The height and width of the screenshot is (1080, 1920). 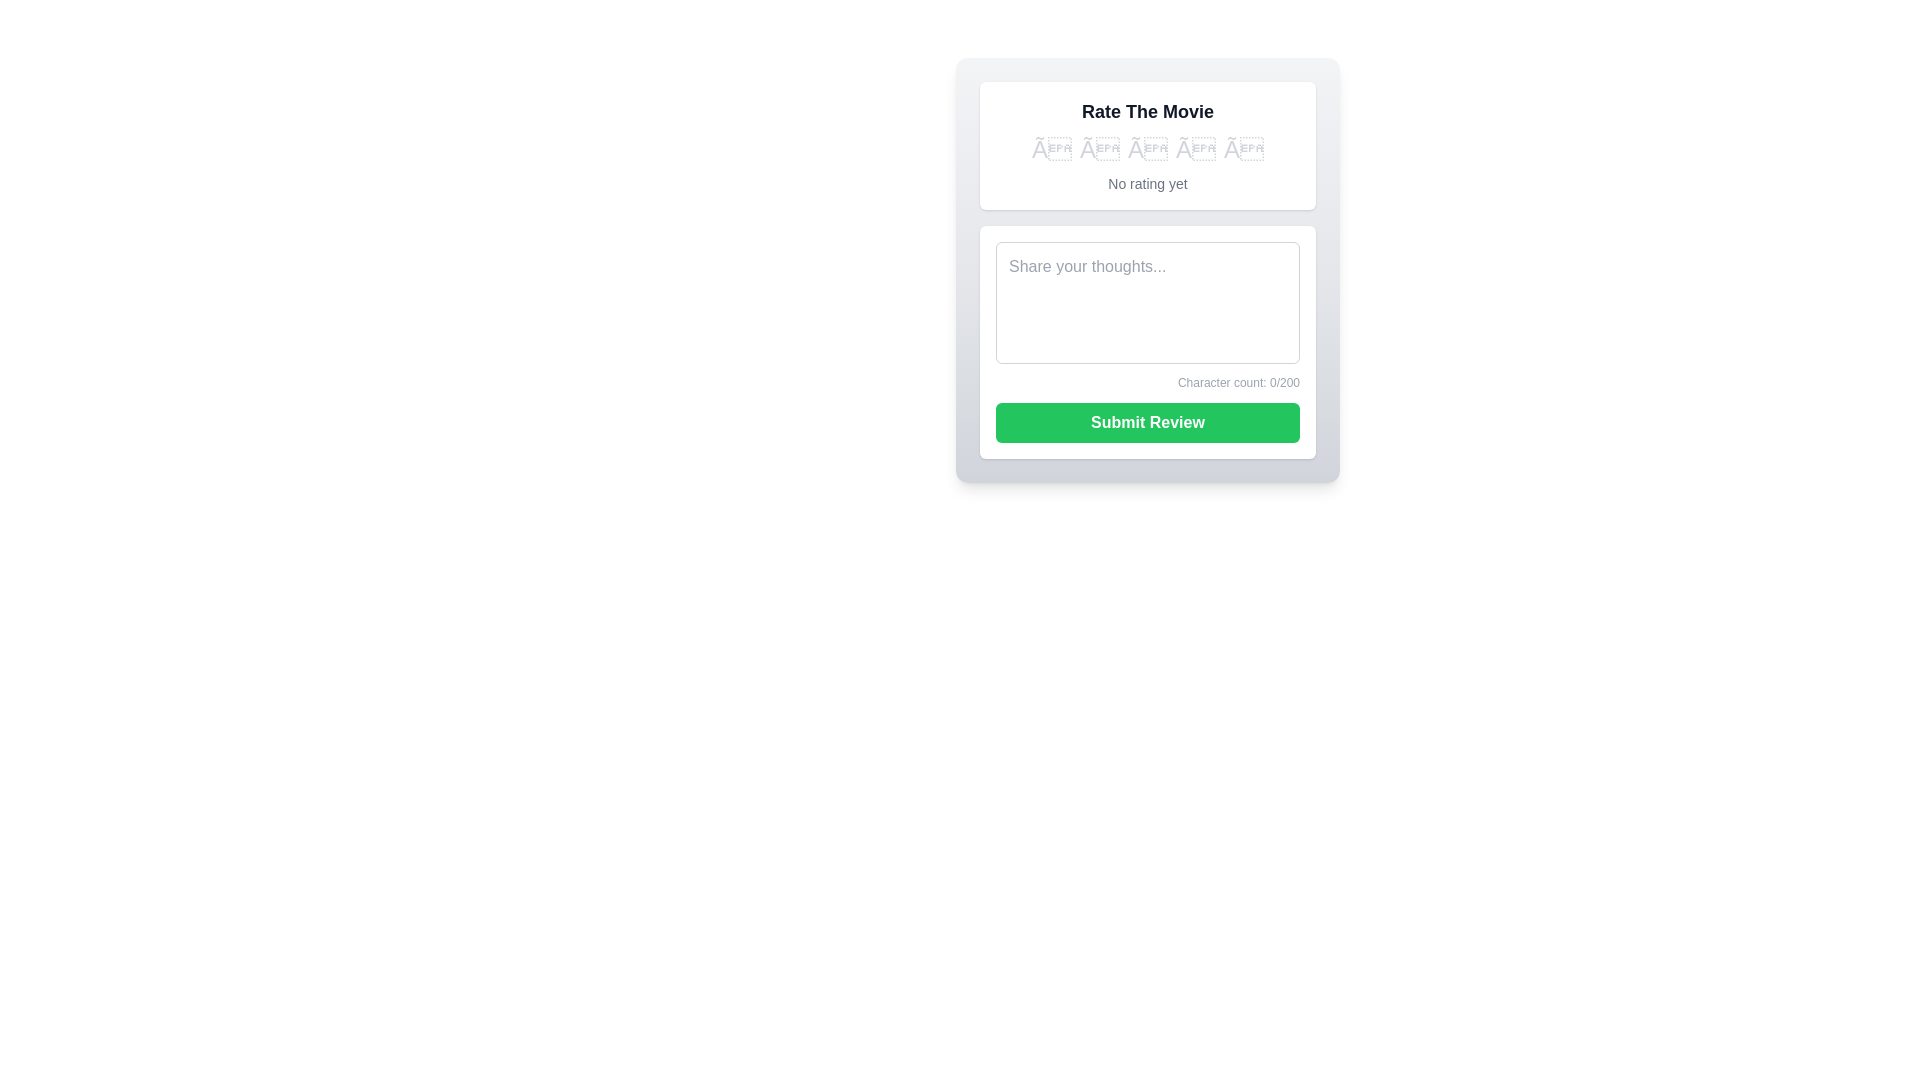 I want to click on the star corresponding to 4 to set the movie rating, so click(x=1195, y=149).